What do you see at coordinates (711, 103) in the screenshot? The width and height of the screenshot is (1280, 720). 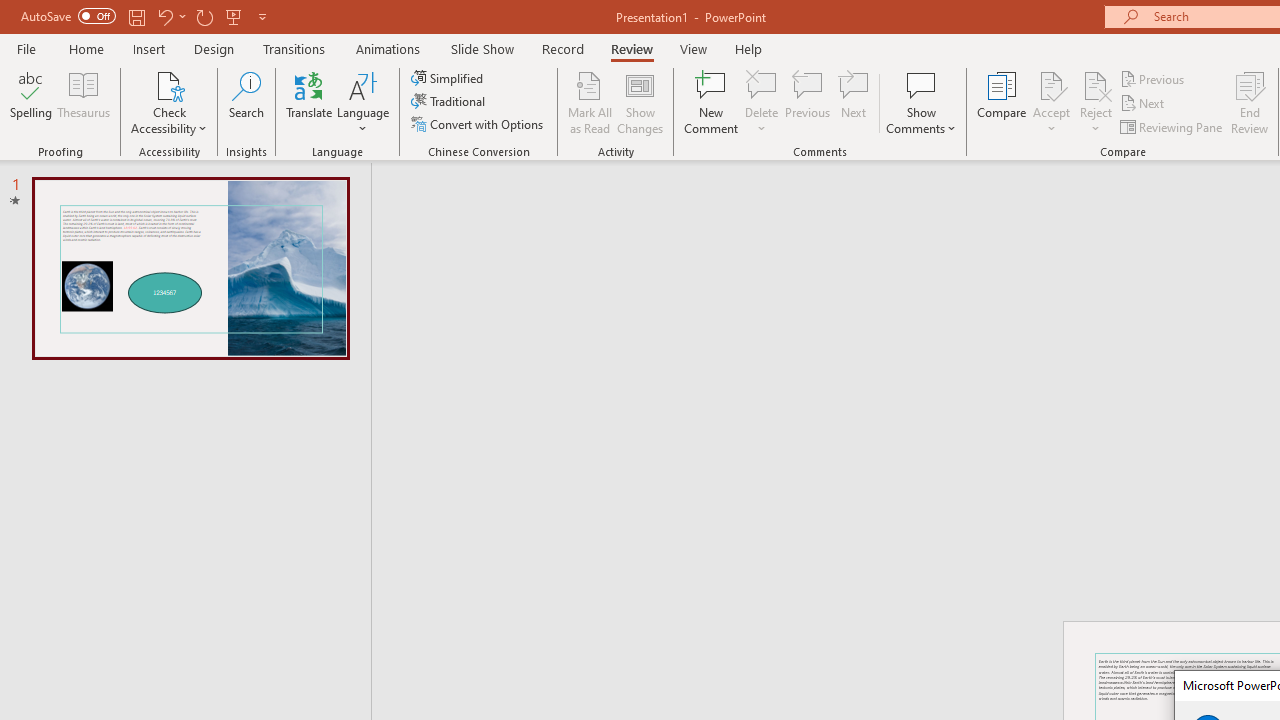 I see `'New Comment'` at bounding box center [711, 103].